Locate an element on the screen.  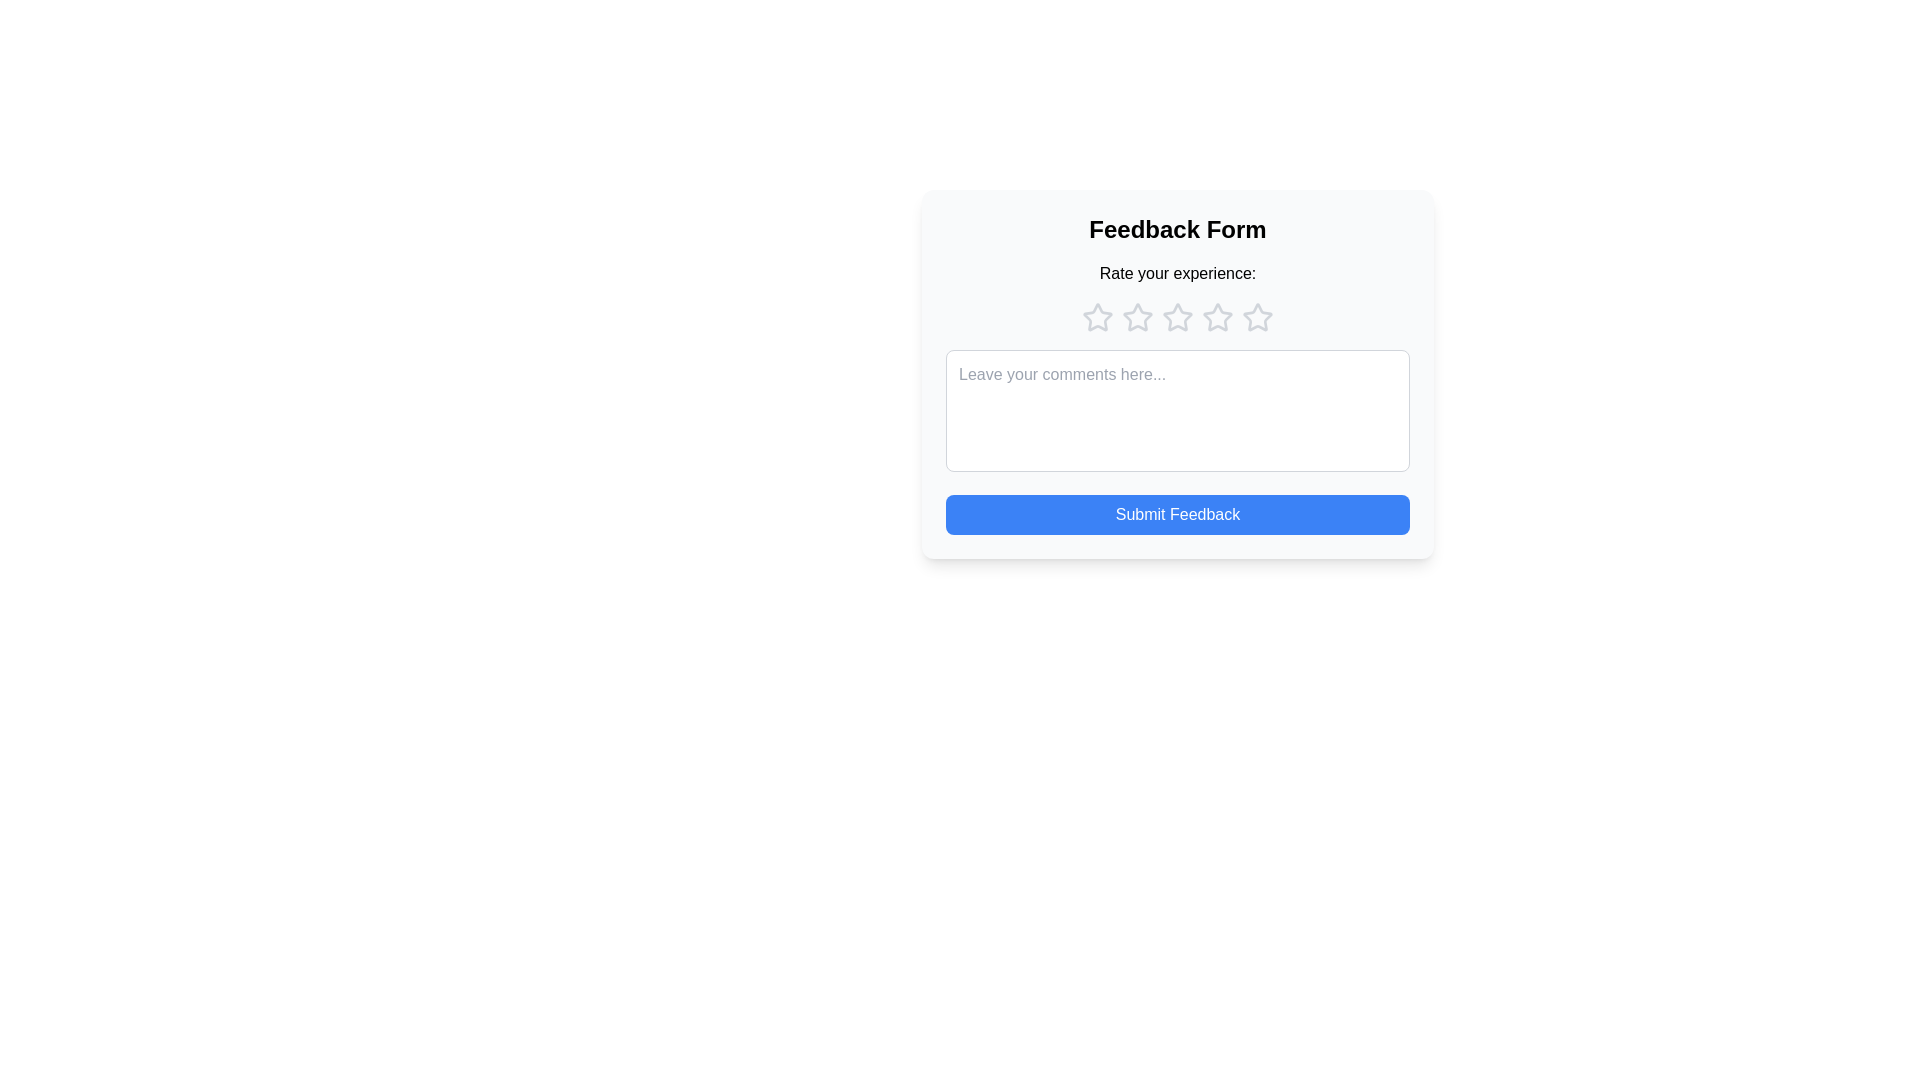
text displayed in the heading that says 'Feedback Form', which is the title at the top of the feedback form is located at coordinates (1177, 229).